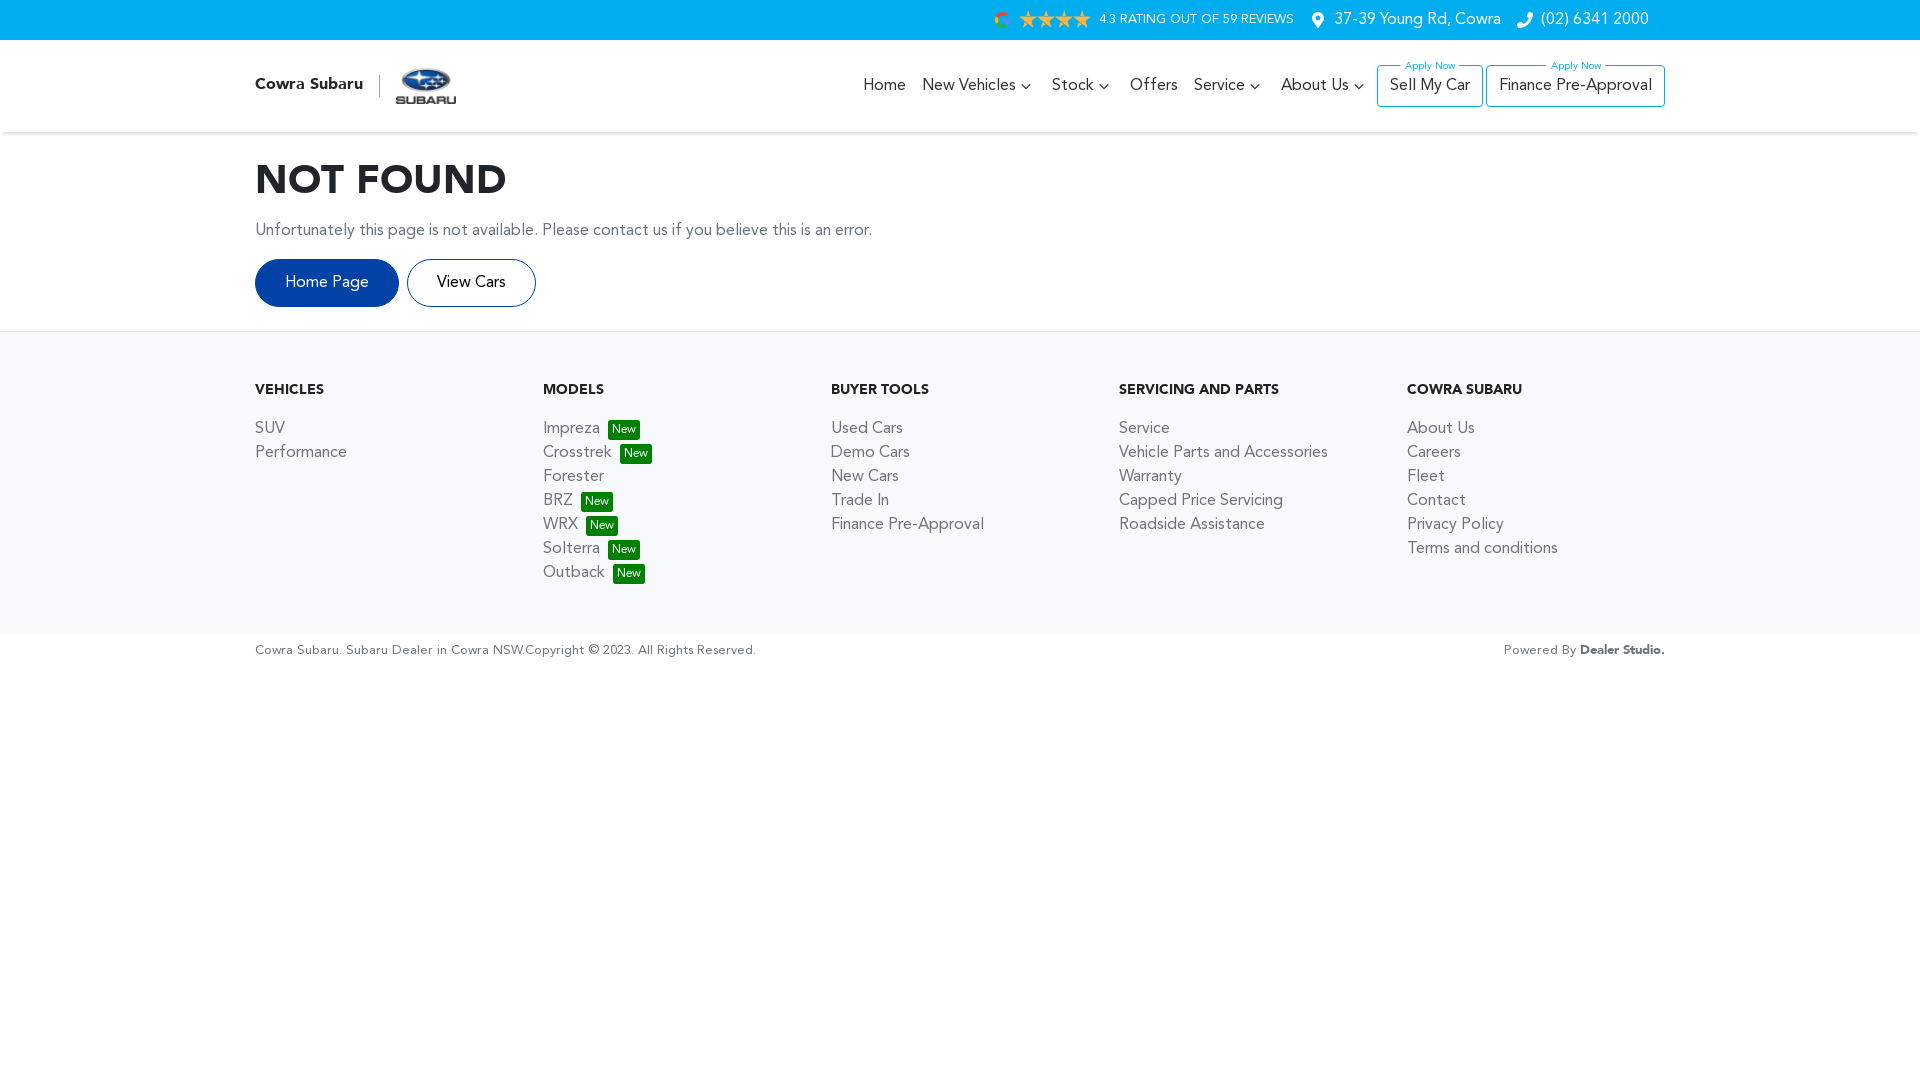 The image size is (1920, 1080). Describe the element at coordinates (830, 523) in the screenshot. I see `'Finance Pre-Approval'` at that location.